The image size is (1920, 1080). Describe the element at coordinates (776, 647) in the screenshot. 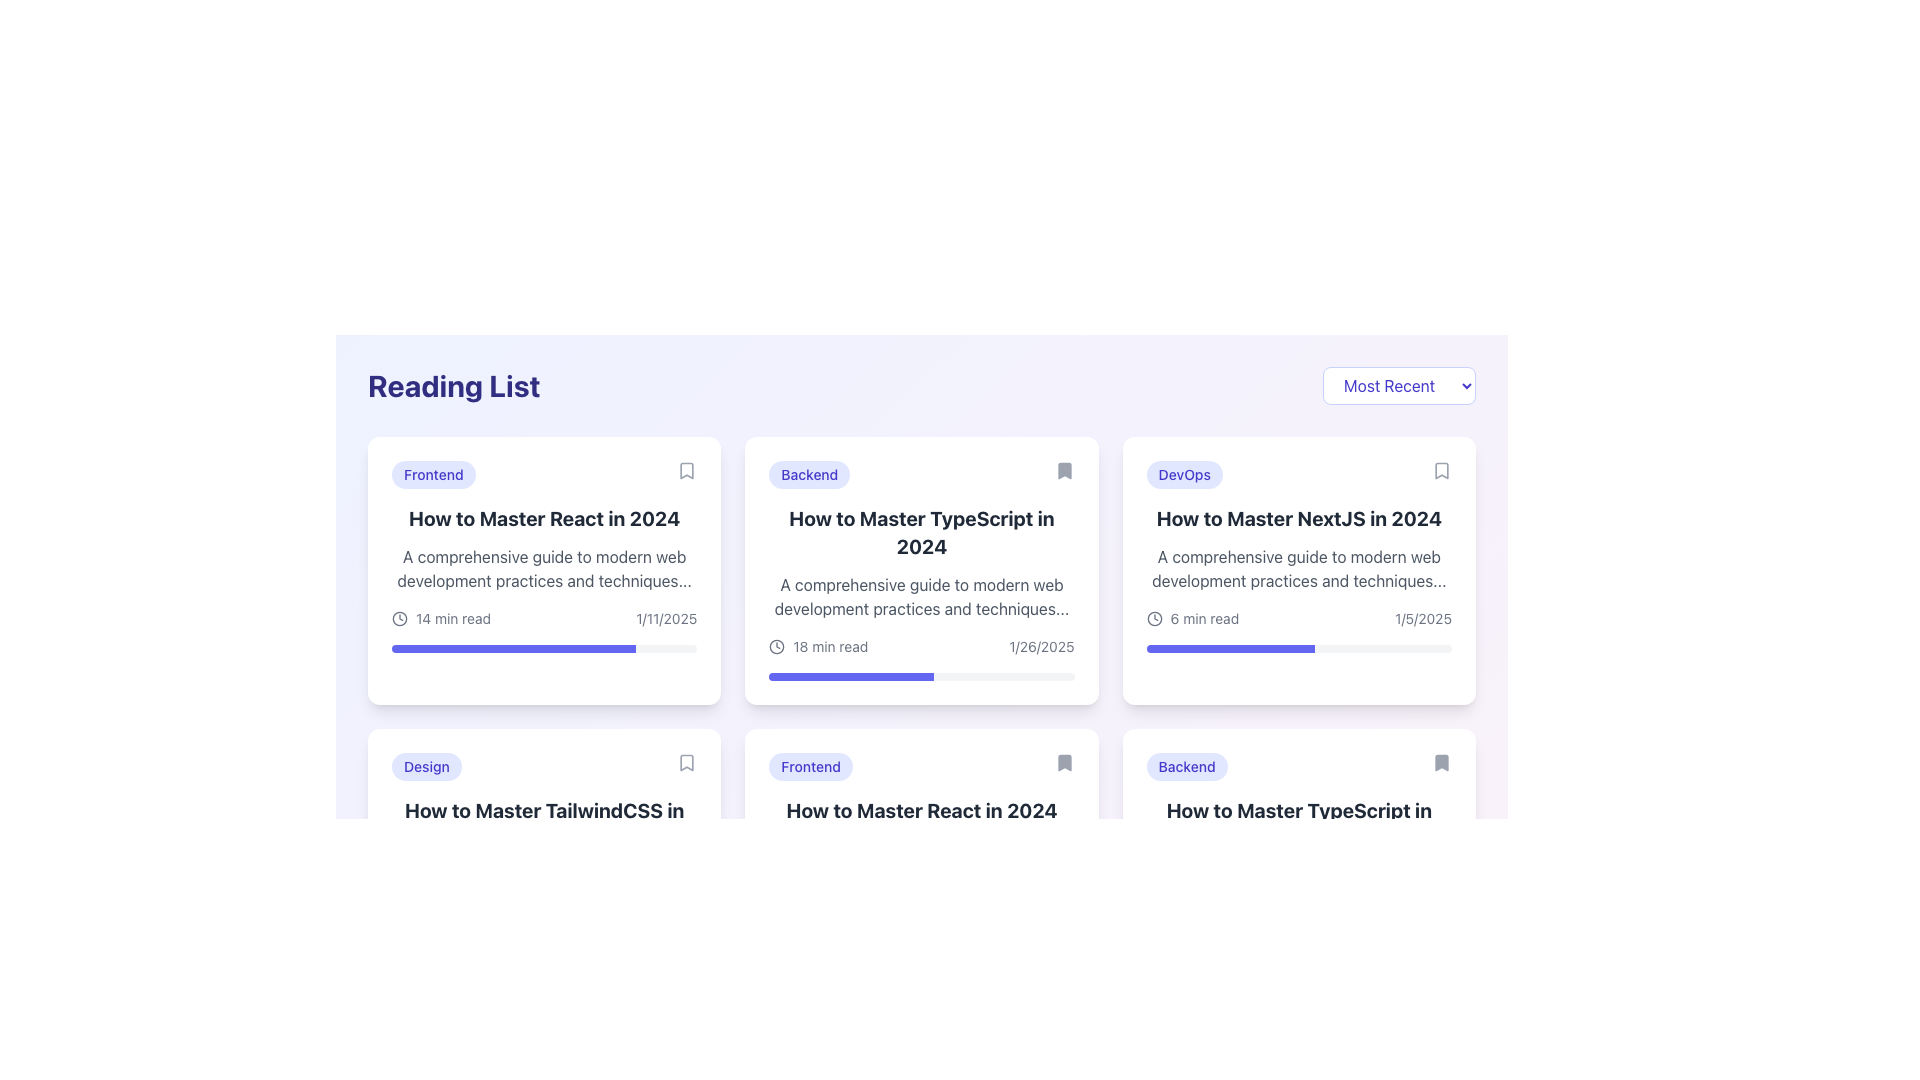

I see `the clock icon that indicates the reading time of the article 'How to Master TypeScript in 2024', located to the left of the text '18 min read' in the metadata section of the card component` at that location.